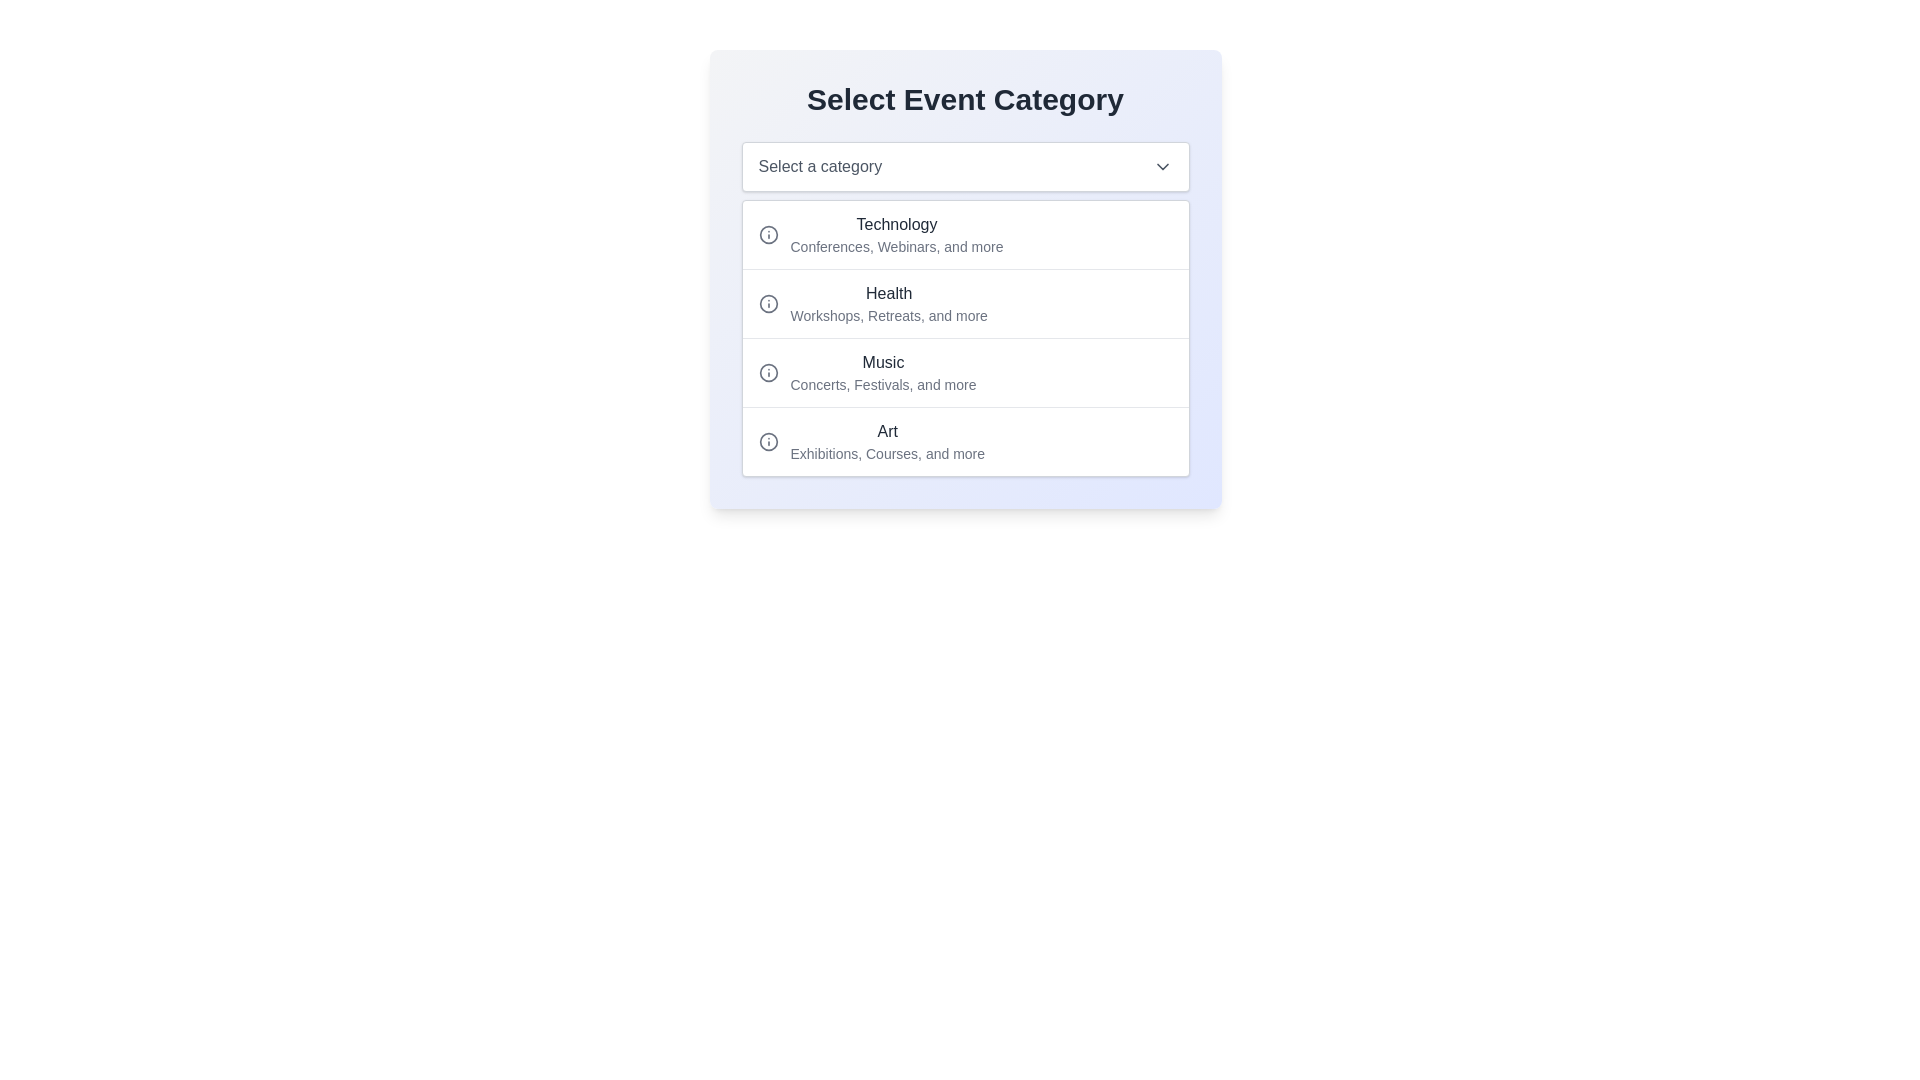 The image size is (1920, 1080). What do you see at coordinates (896, 224) in the screenshot?
I see `the text label that reads 'Technology', which is located in the topmost row of the selectable category section under 'Select Event Category'. This text is styled in a medium font weight and dark gray color against a white background` at bounding box center [896, 224].